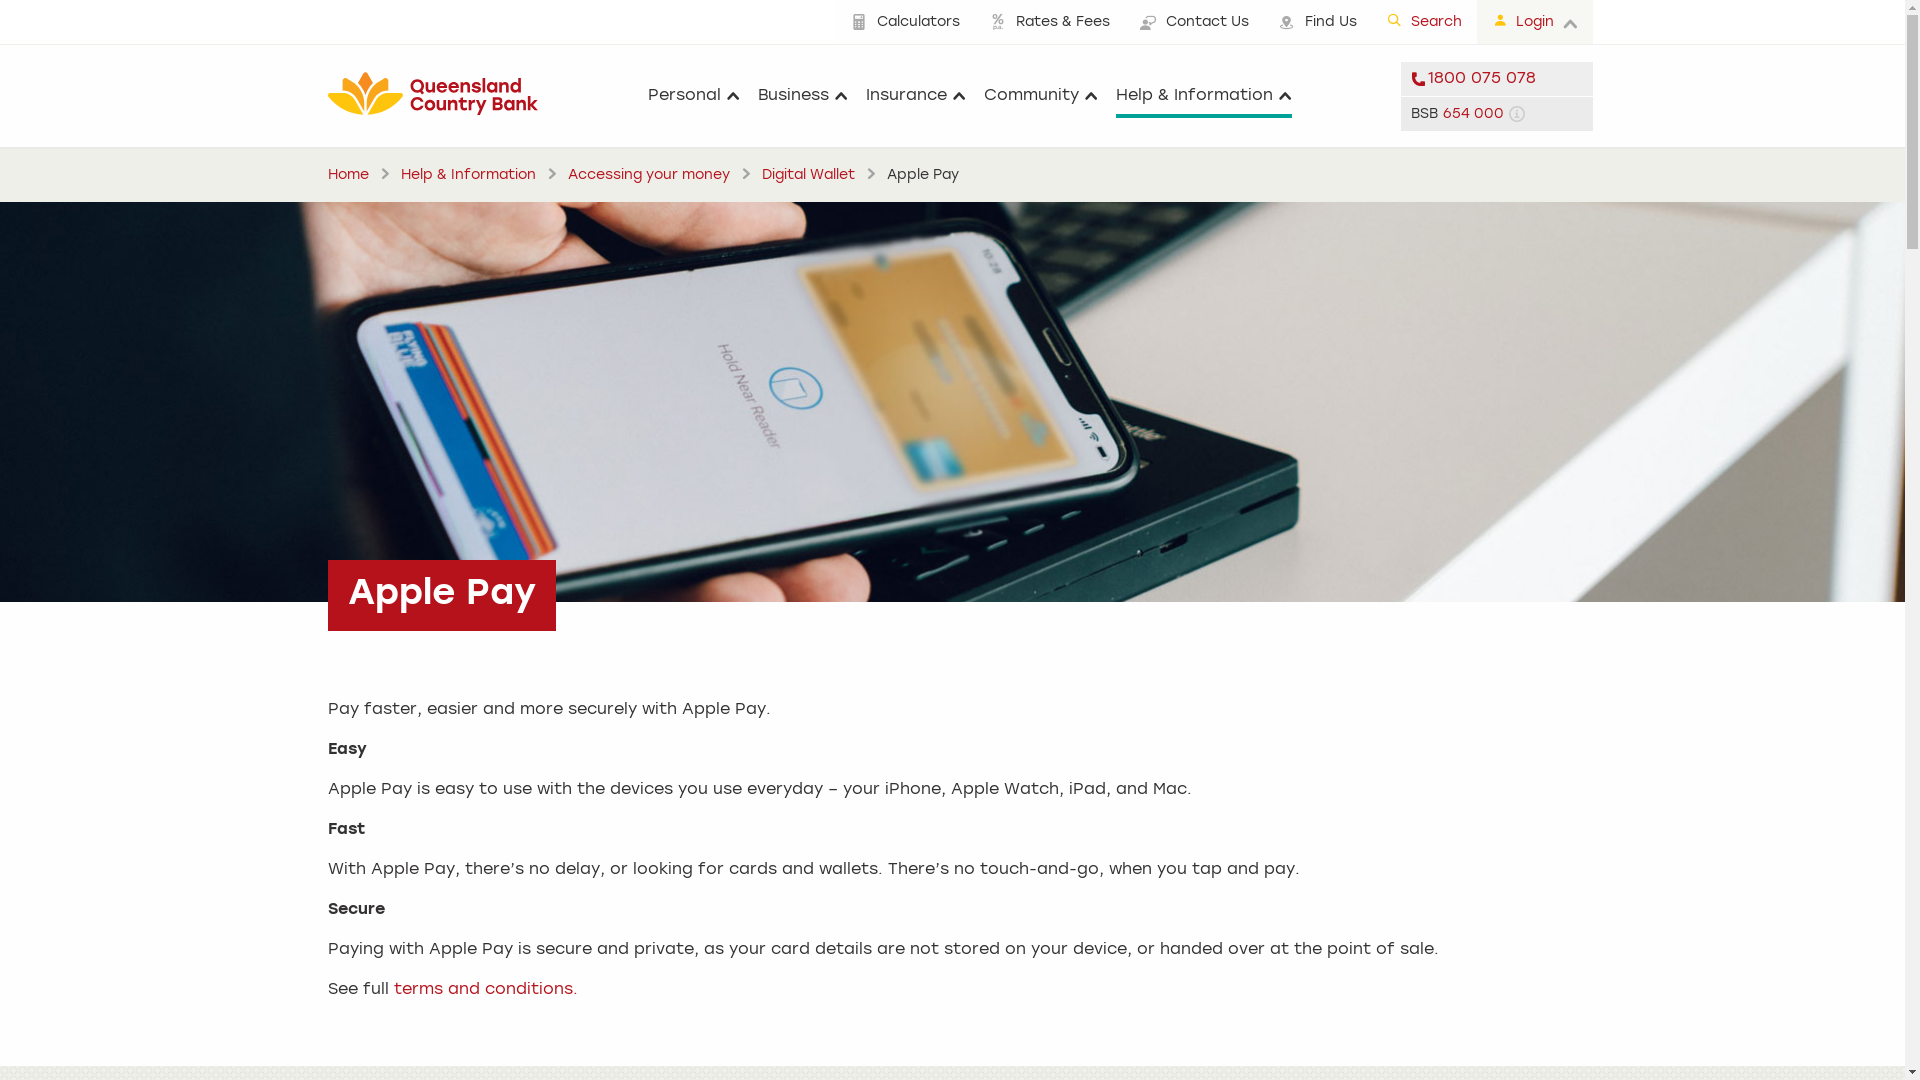  What do you see at coordinates (1193, 22) in the screenshot?
I see `'Contact Us'` at bounding box center [1193, 22].